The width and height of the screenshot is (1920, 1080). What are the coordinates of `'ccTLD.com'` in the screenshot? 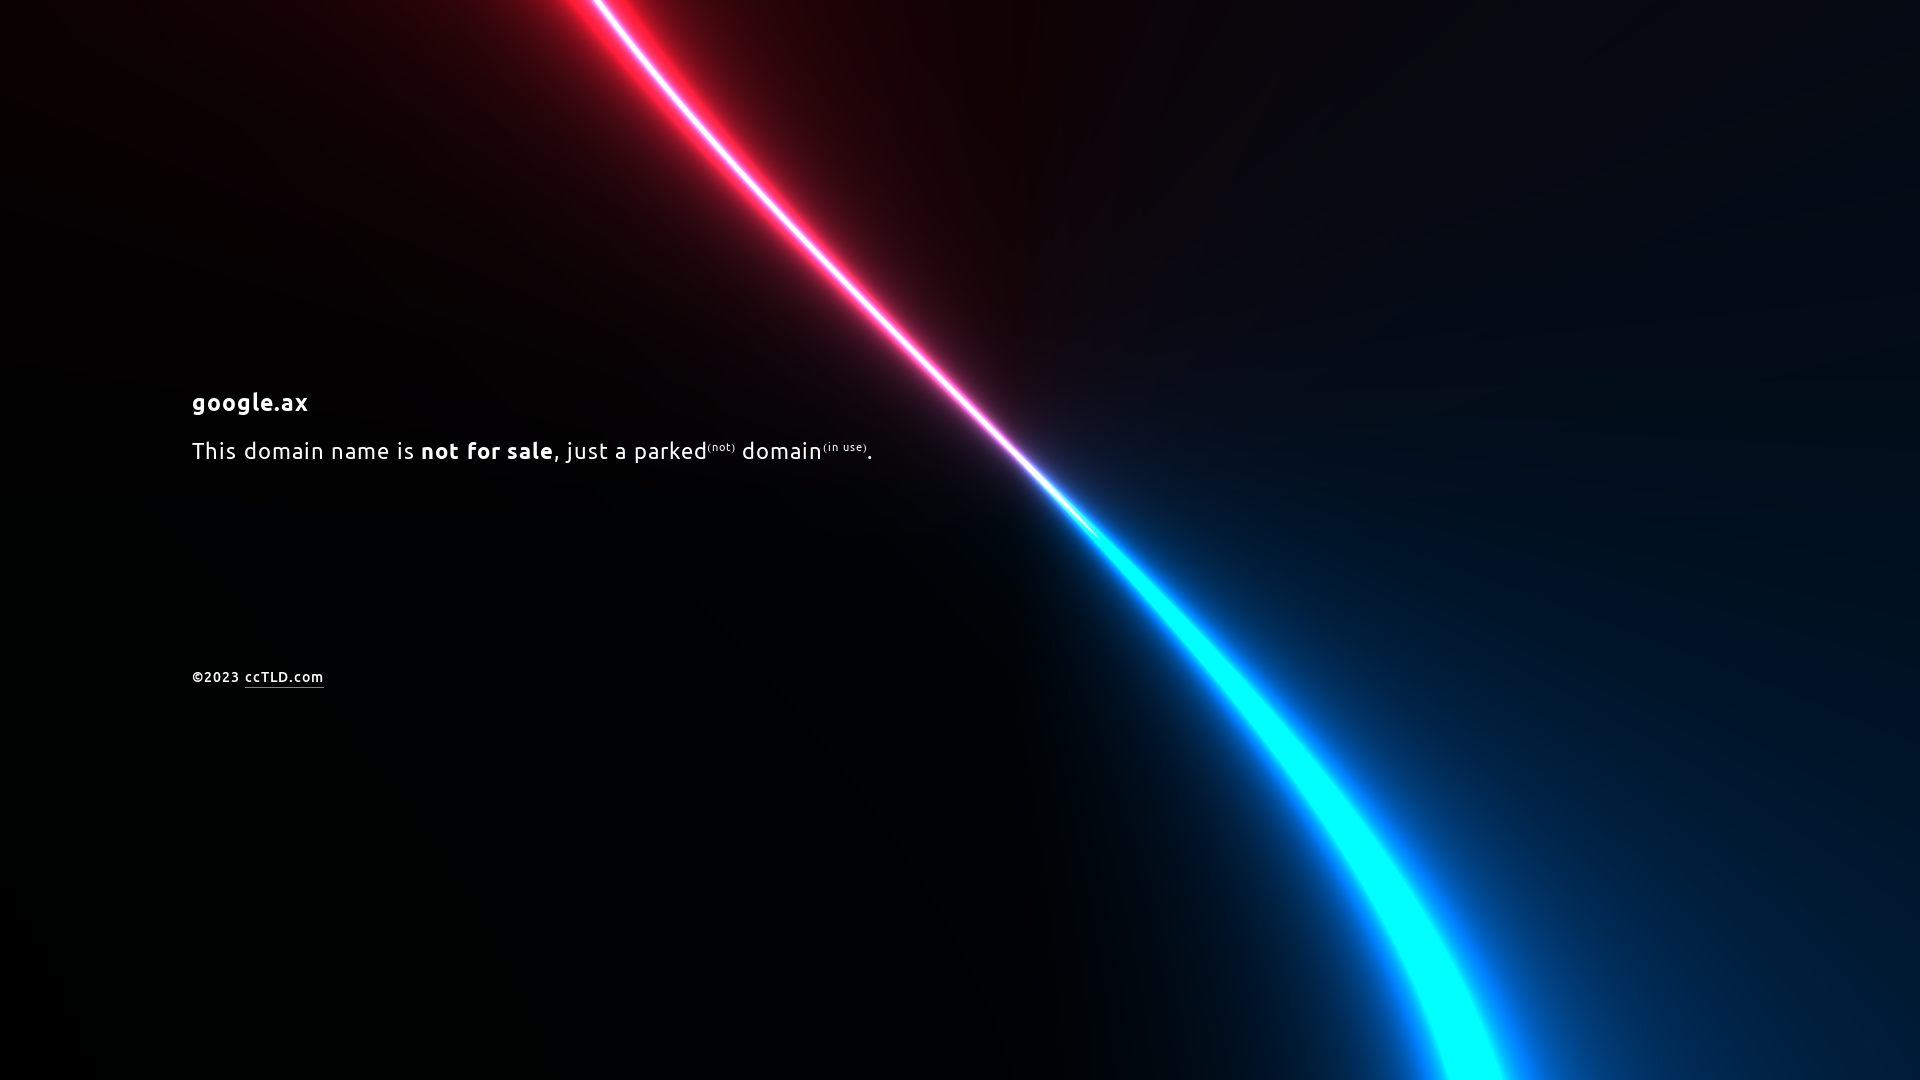 It's located at (282, 677).